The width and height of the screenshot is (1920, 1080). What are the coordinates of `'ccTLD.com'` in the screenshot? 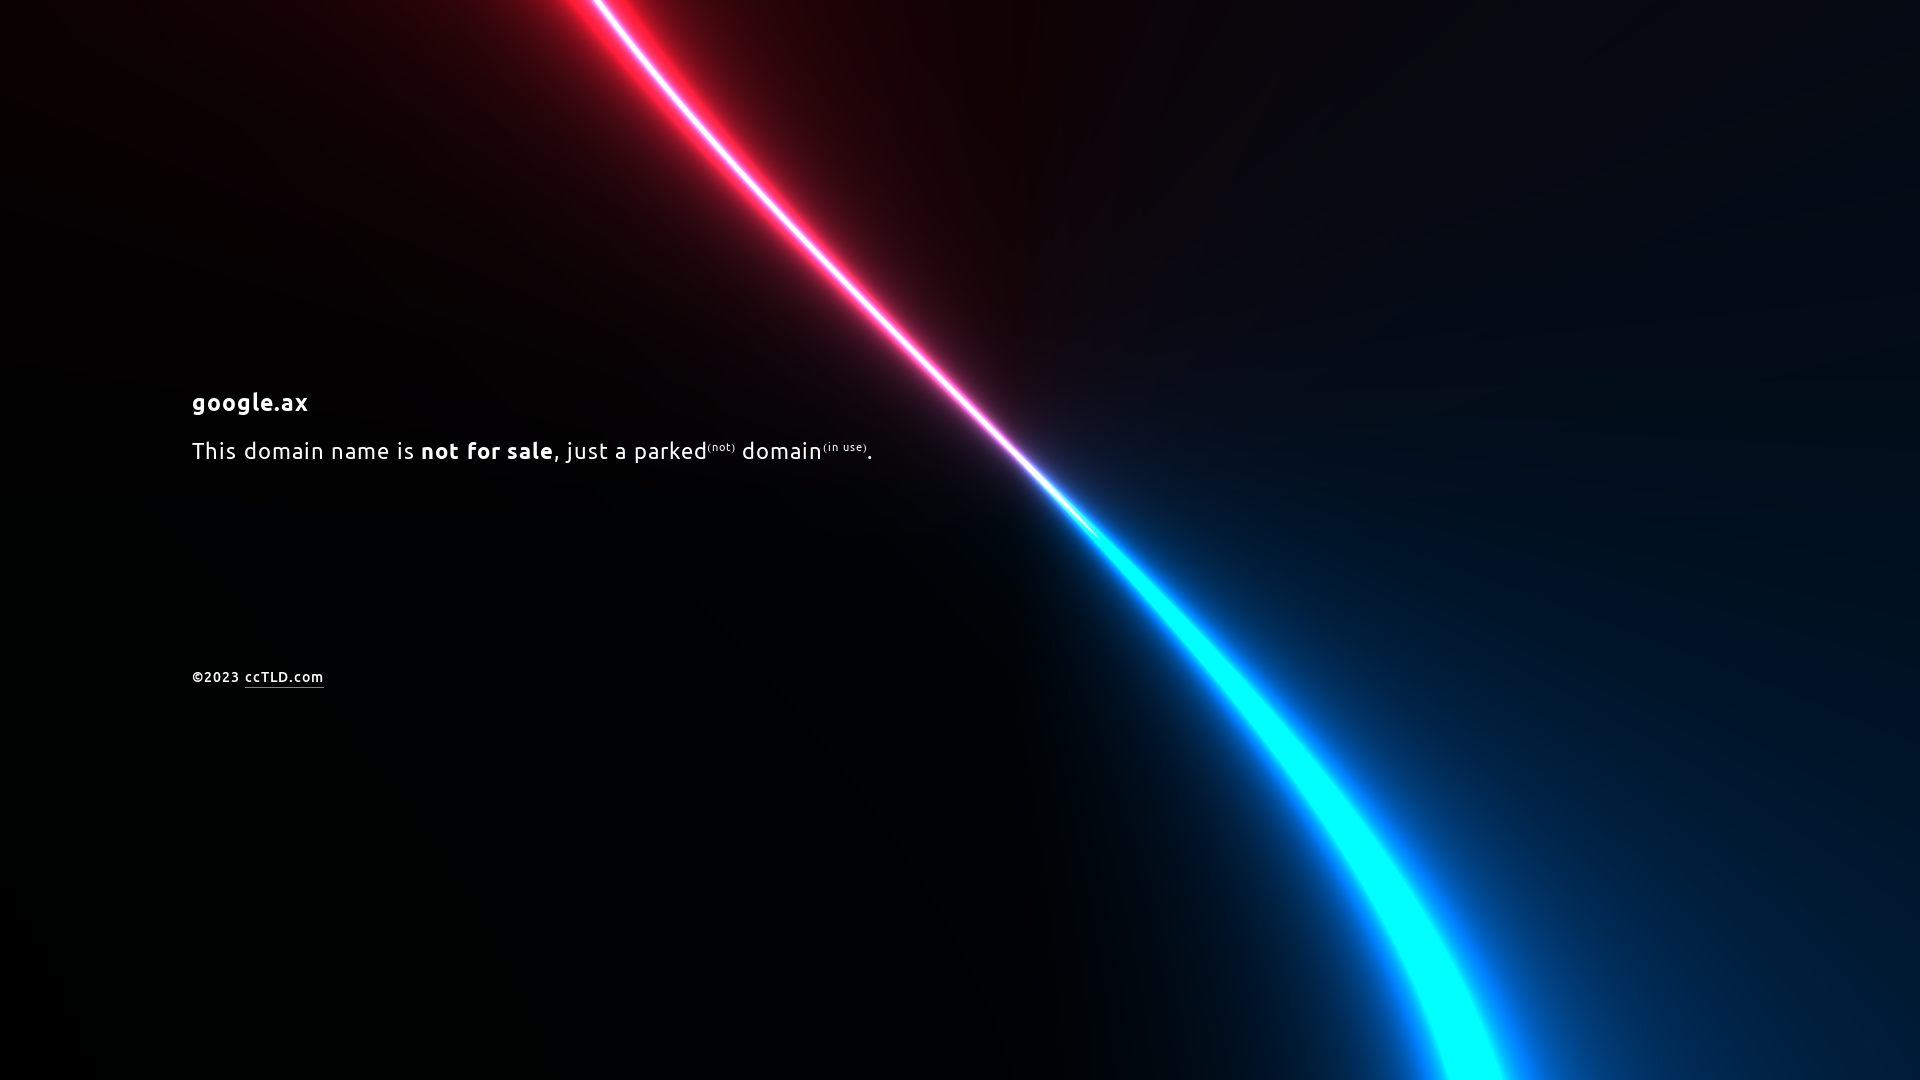 It's located at (282, 677).